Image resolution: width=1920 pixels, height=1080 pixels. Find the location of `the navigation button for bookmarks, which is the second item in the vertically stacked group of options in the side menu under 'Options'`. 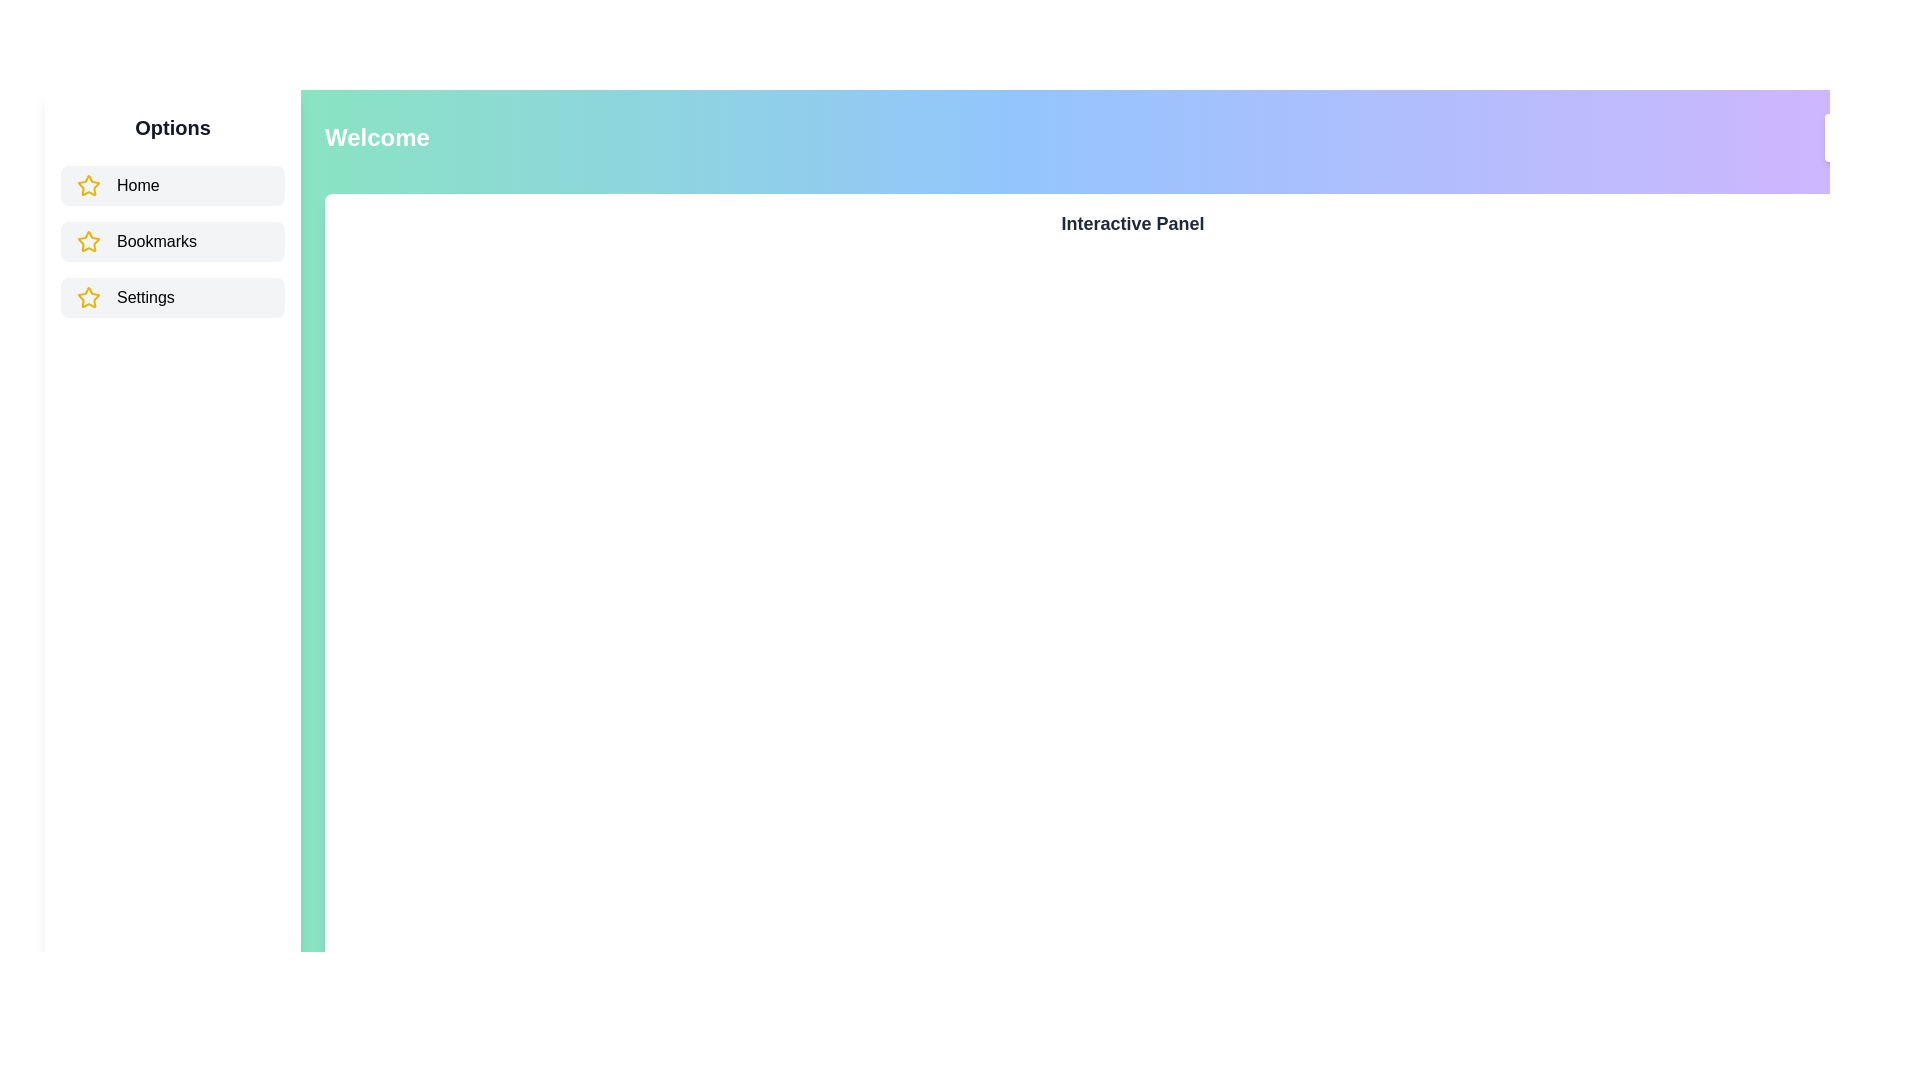

the navigation button for bookmarks, which is the second item in the vertically stacked group of options in the side menu under 'Options' is located at coordinates (172, 241).